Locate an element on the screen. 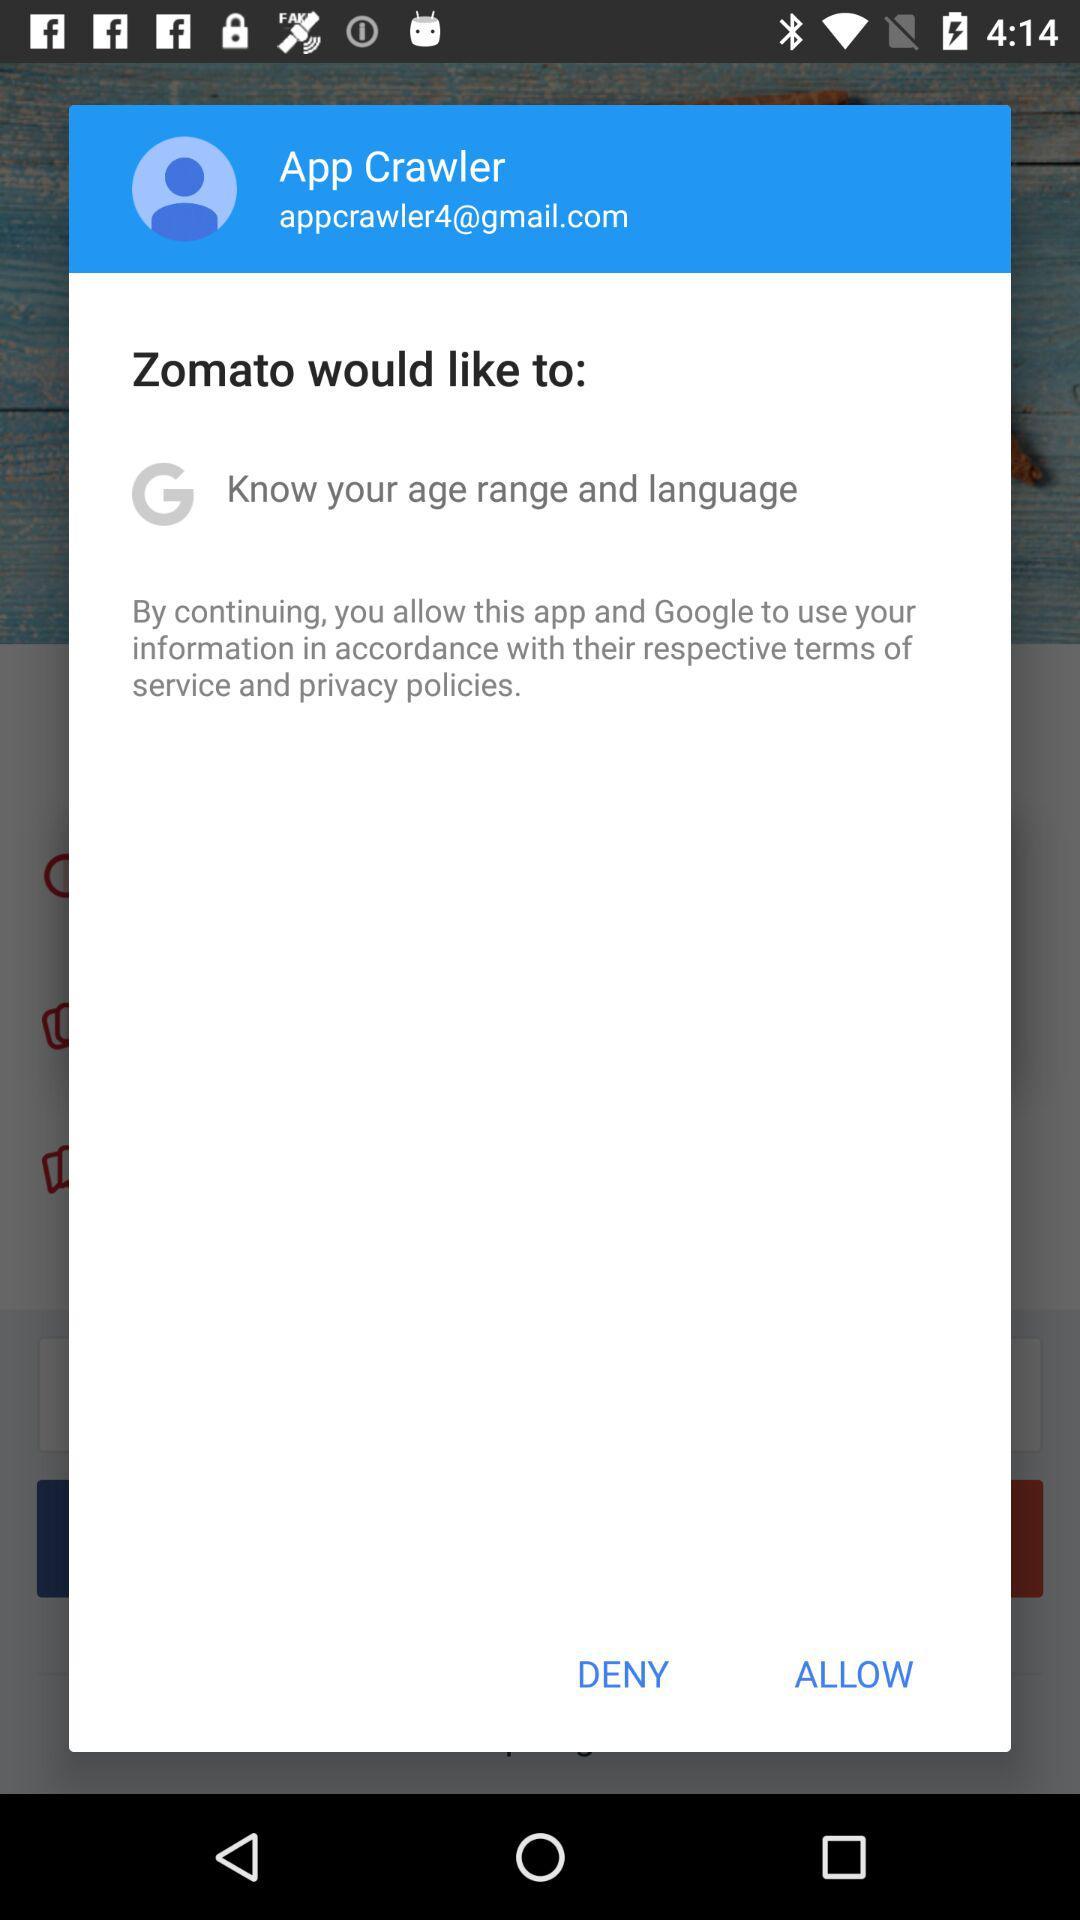 The width and height of the screenshot is (1080, 1920). the item below by continuing you app is located at coordinates (621, 1673).